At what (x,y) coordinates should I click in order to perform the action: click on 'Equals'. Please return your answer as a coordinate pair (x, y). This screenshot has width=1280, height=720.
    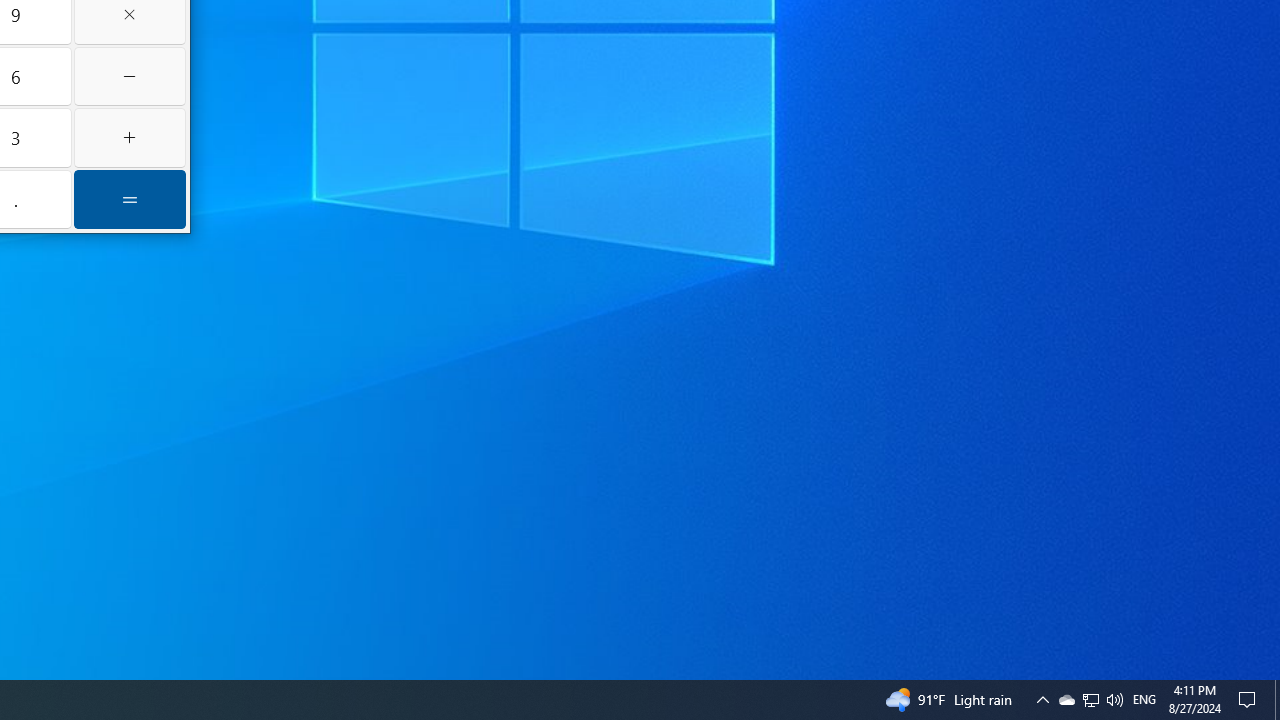
    Looking at the image, I should click on (128, 199).